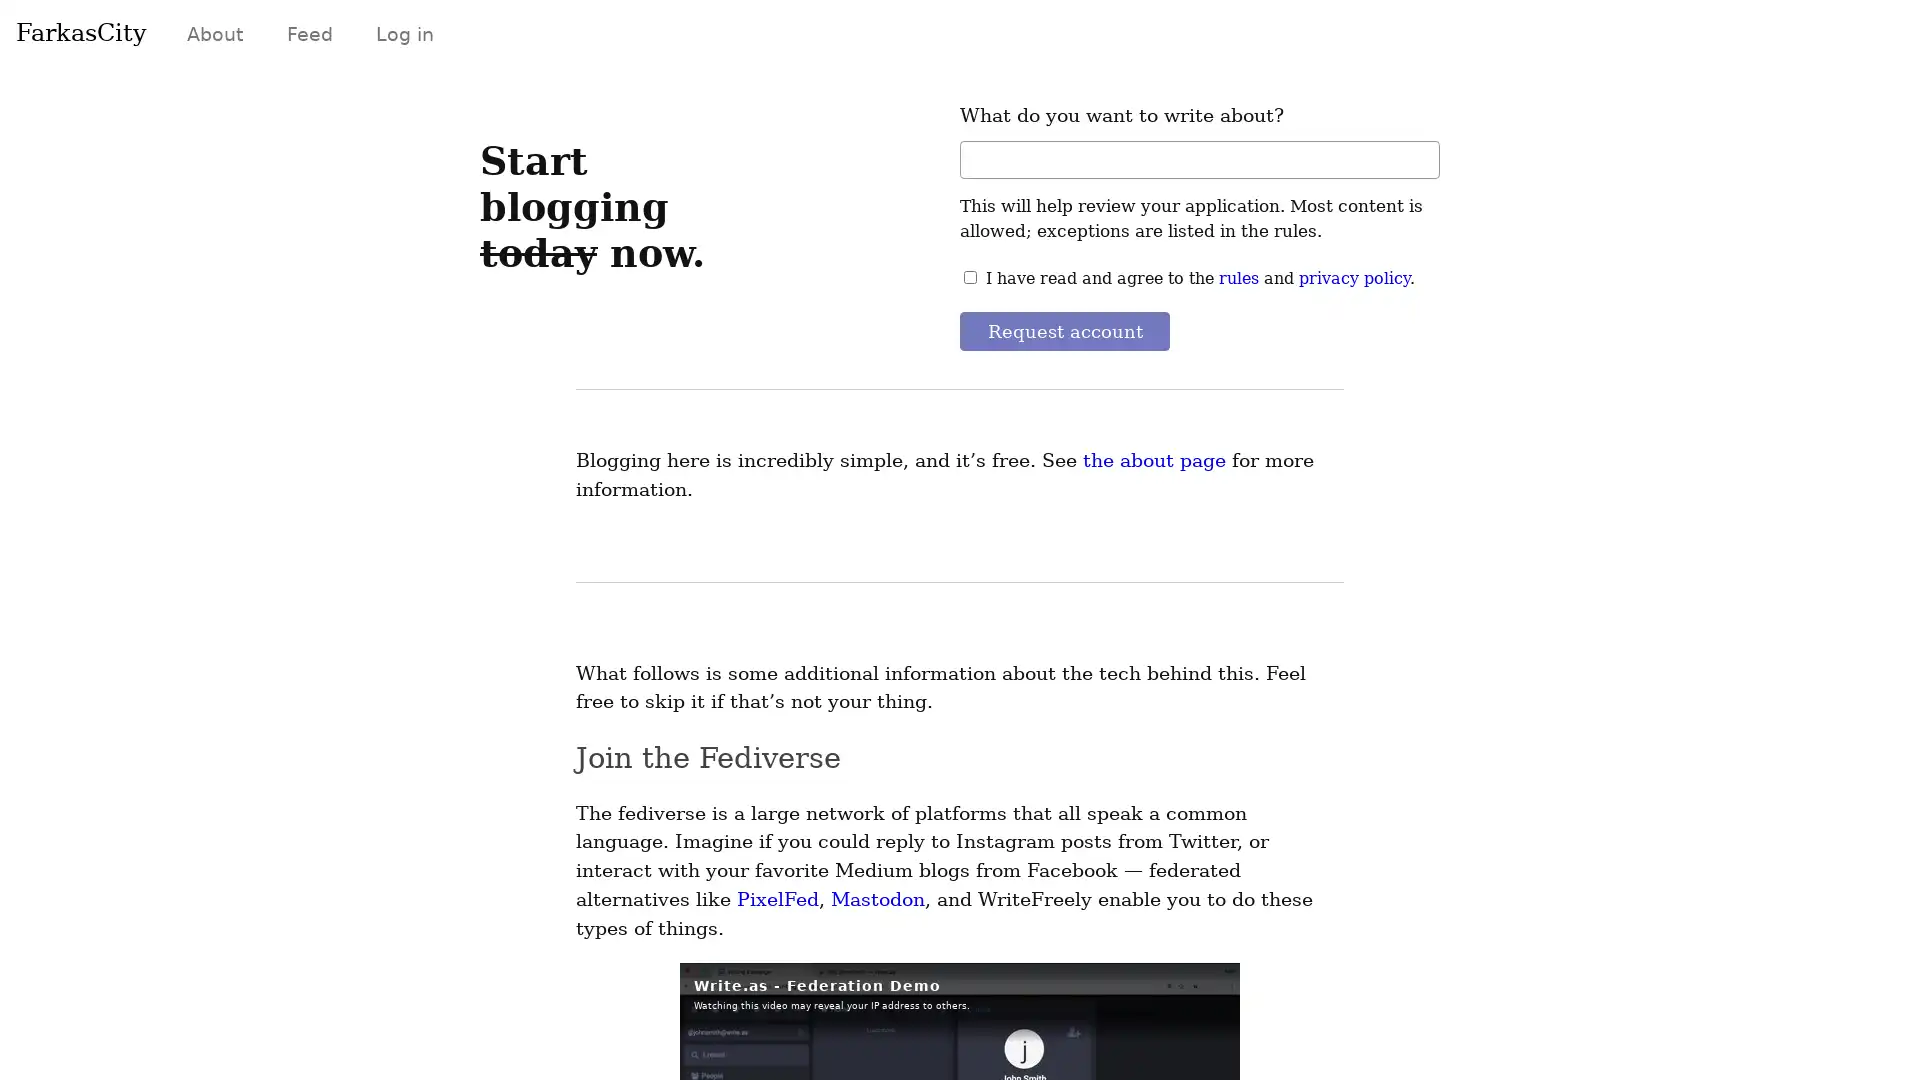  Describe the element at coordinates (1067, 331) in the screenshot. I see `Request account` at that location.